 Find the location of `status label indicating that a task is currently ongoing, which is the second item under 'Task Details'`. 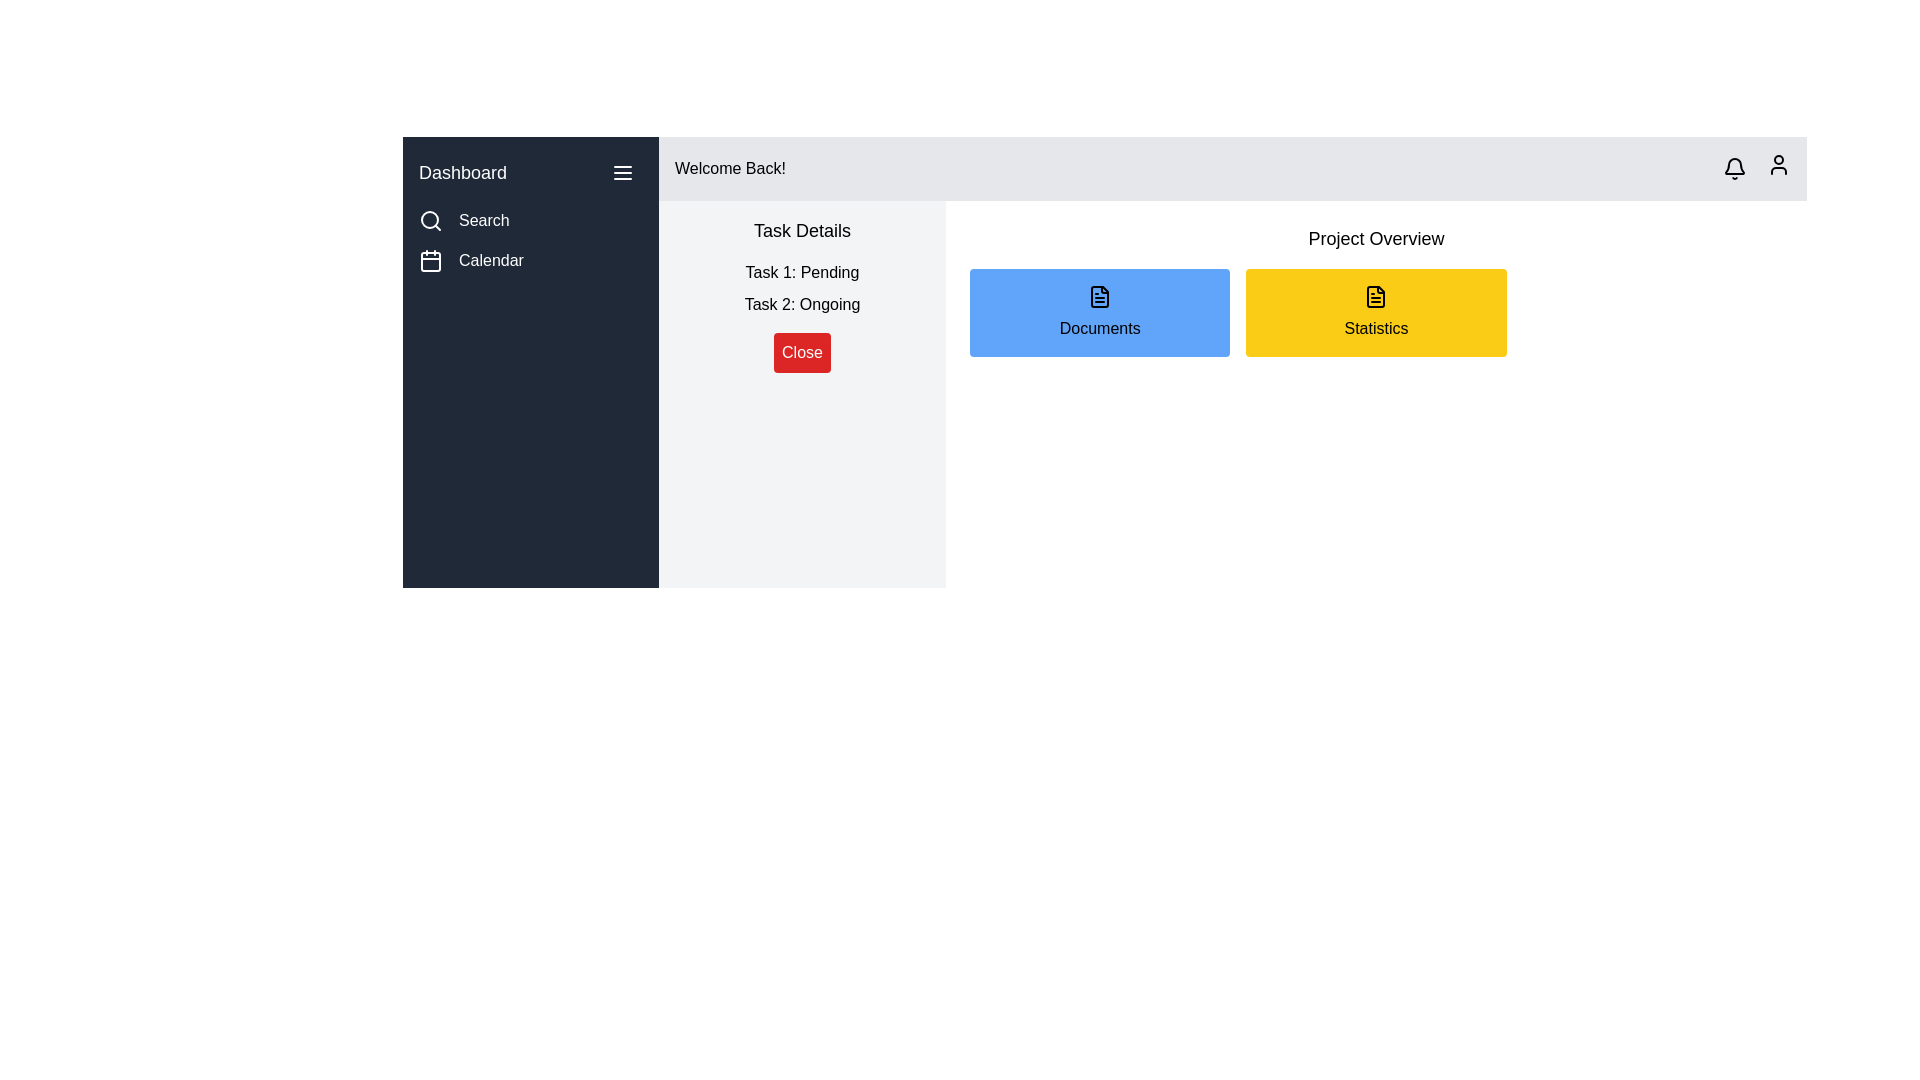

status label indicating that a task is currently ongoing, which is the second item under 'Task Details' is located at coordinates (802, 304).